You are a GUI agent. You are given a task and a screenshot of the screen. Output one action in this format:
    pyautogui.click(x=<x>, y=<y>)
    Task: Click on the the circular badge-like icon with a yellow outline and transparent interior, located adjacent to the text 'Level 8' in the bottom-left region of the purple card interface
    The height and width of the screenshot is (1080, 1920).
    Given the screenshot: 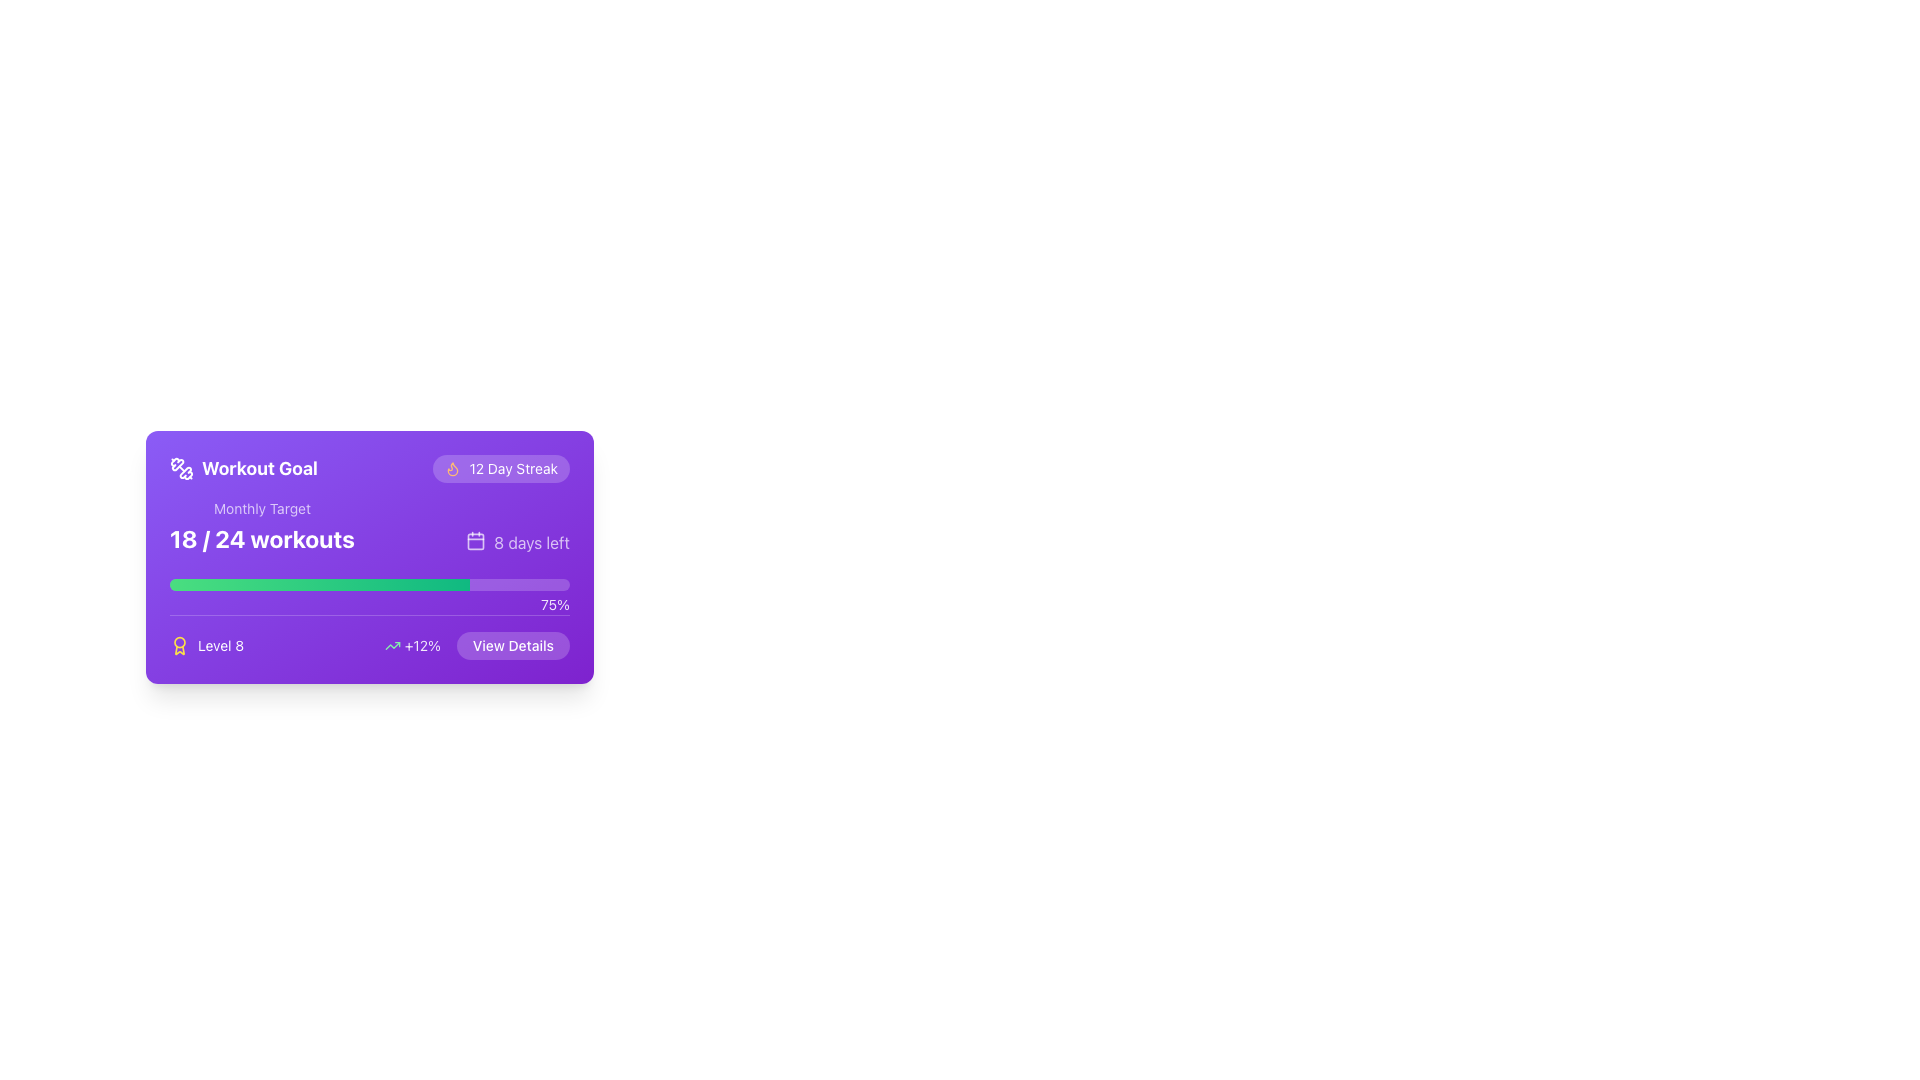 What is the action you would take?
    pyautogui.click(x=180, y=645)
    